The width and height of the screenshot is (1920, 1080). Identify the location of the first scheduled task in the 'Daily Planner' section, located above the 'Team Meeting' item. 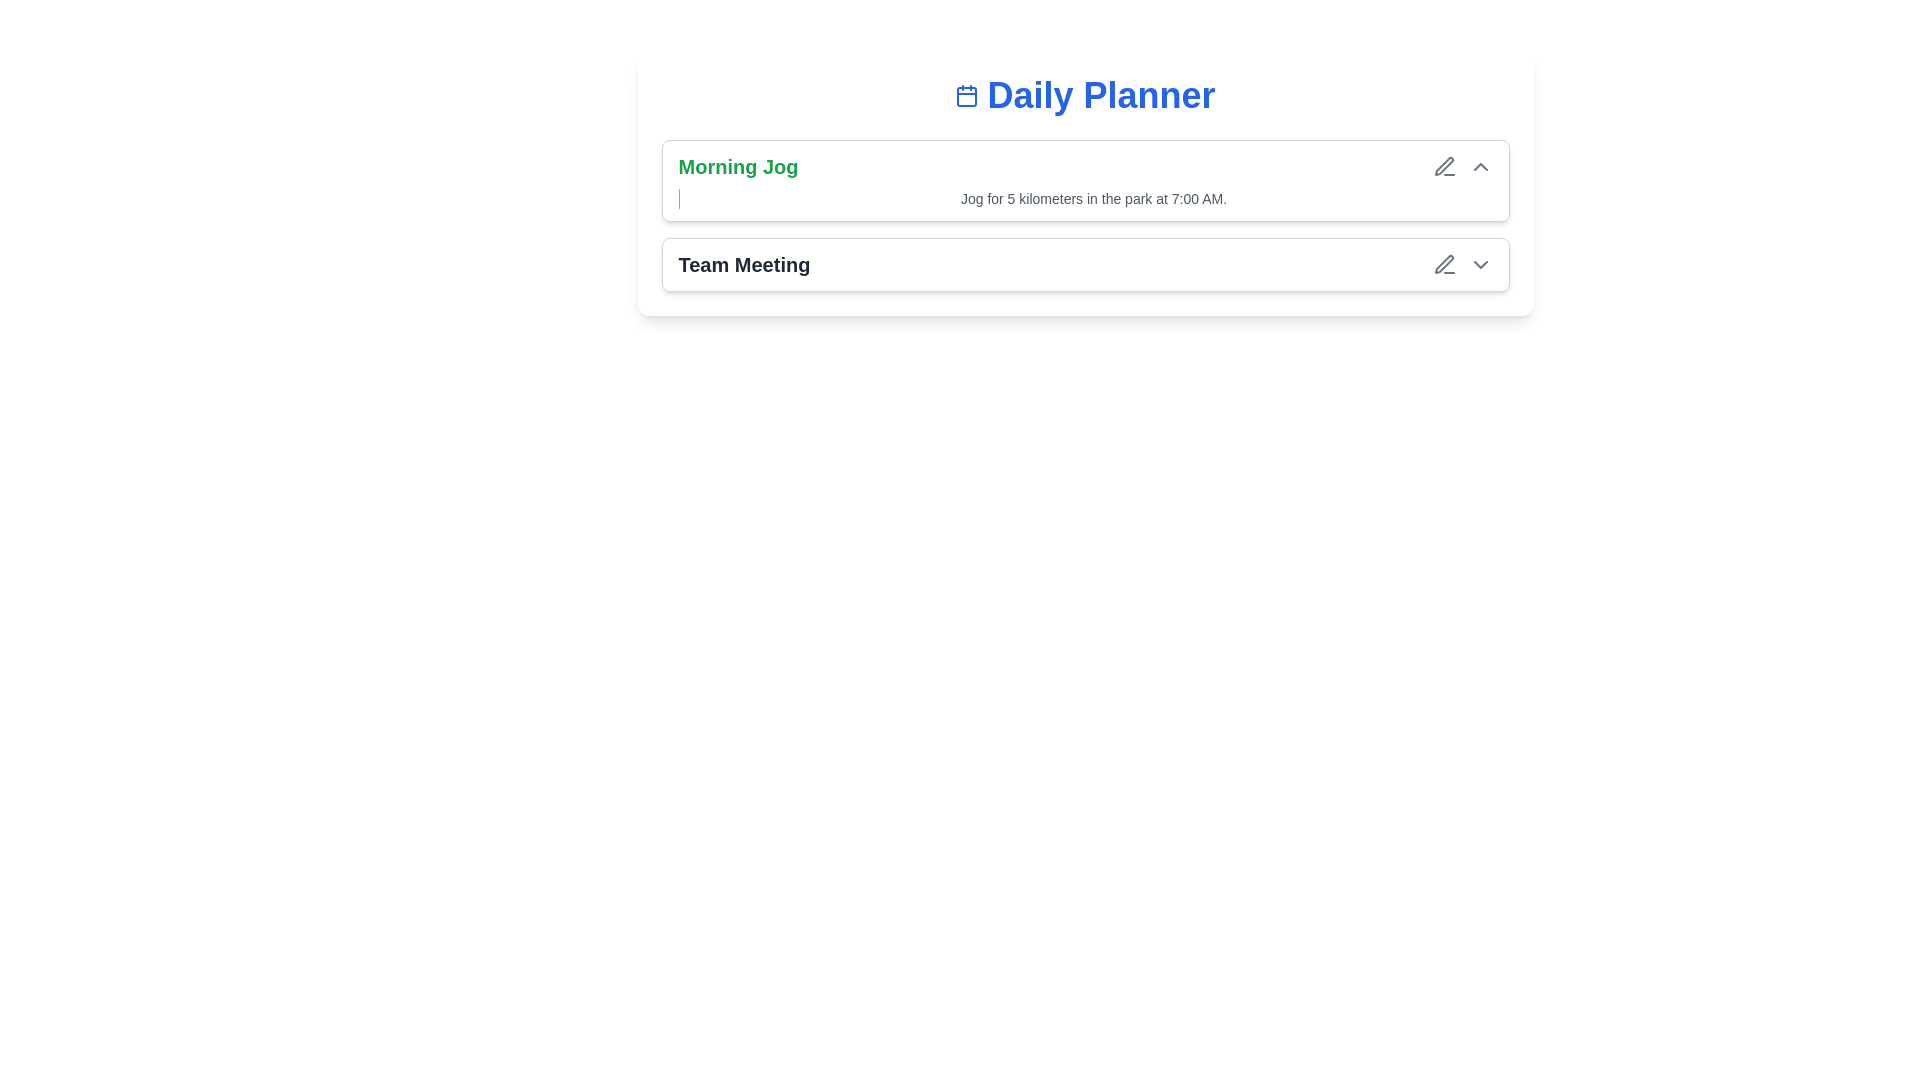
(1084, 216).